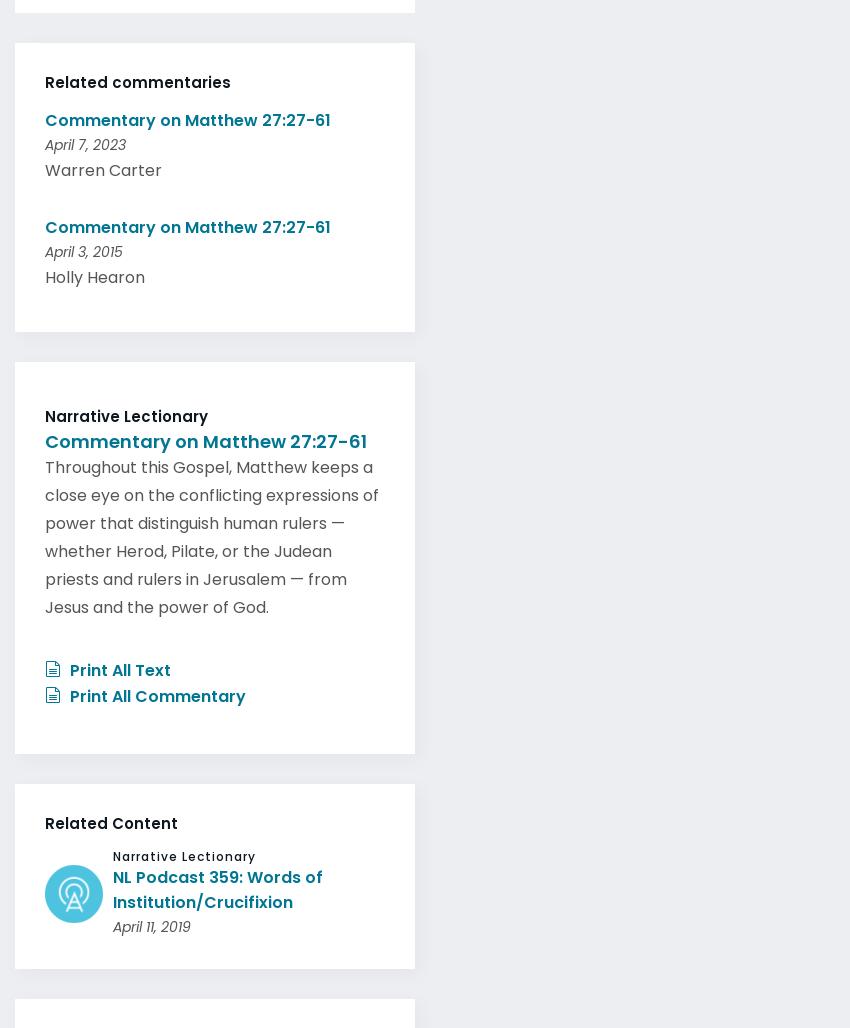  What do you see at coordinates (94, 271) in the screenshot?
I see `'Holly Hearon'` at bounding box center [94, 271].